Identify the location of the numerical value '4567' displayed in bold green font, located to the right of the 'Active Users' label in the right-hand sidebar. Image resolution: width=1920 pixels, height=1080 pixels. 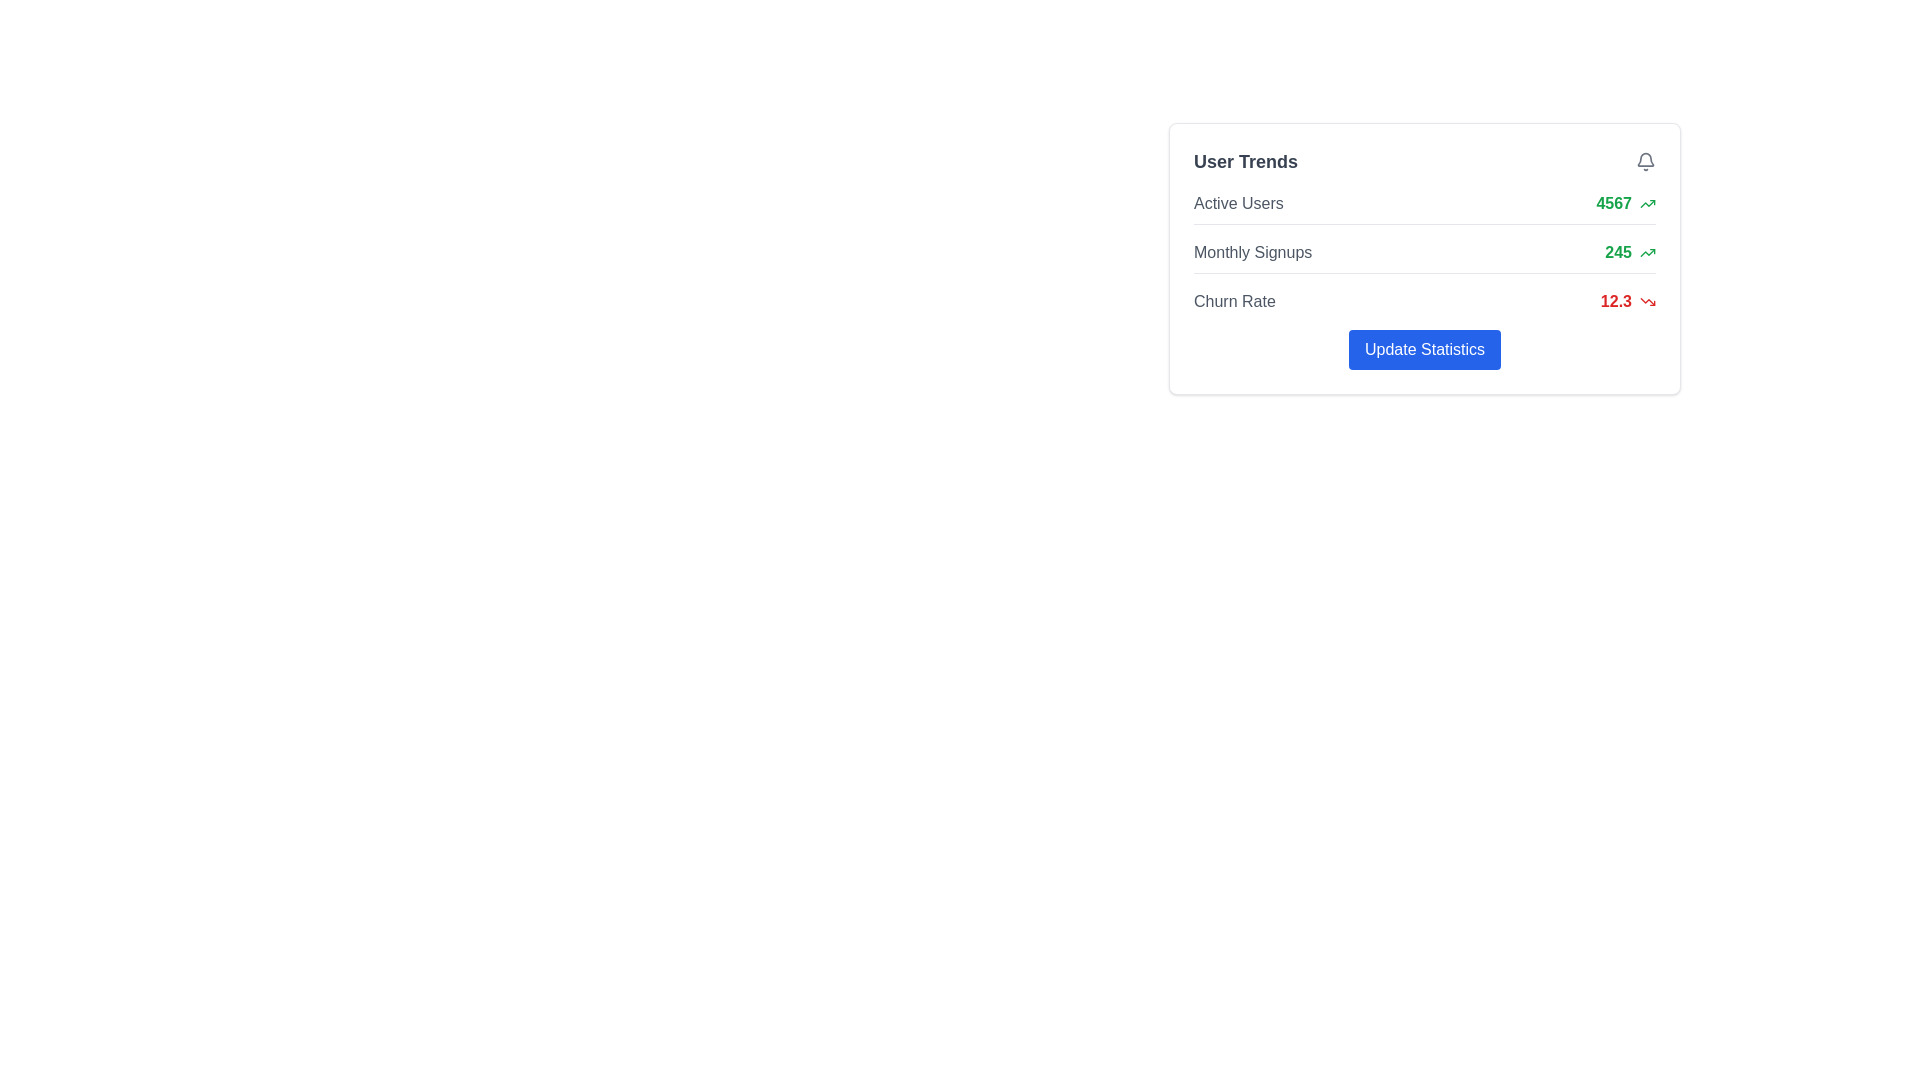
(1626, 204).